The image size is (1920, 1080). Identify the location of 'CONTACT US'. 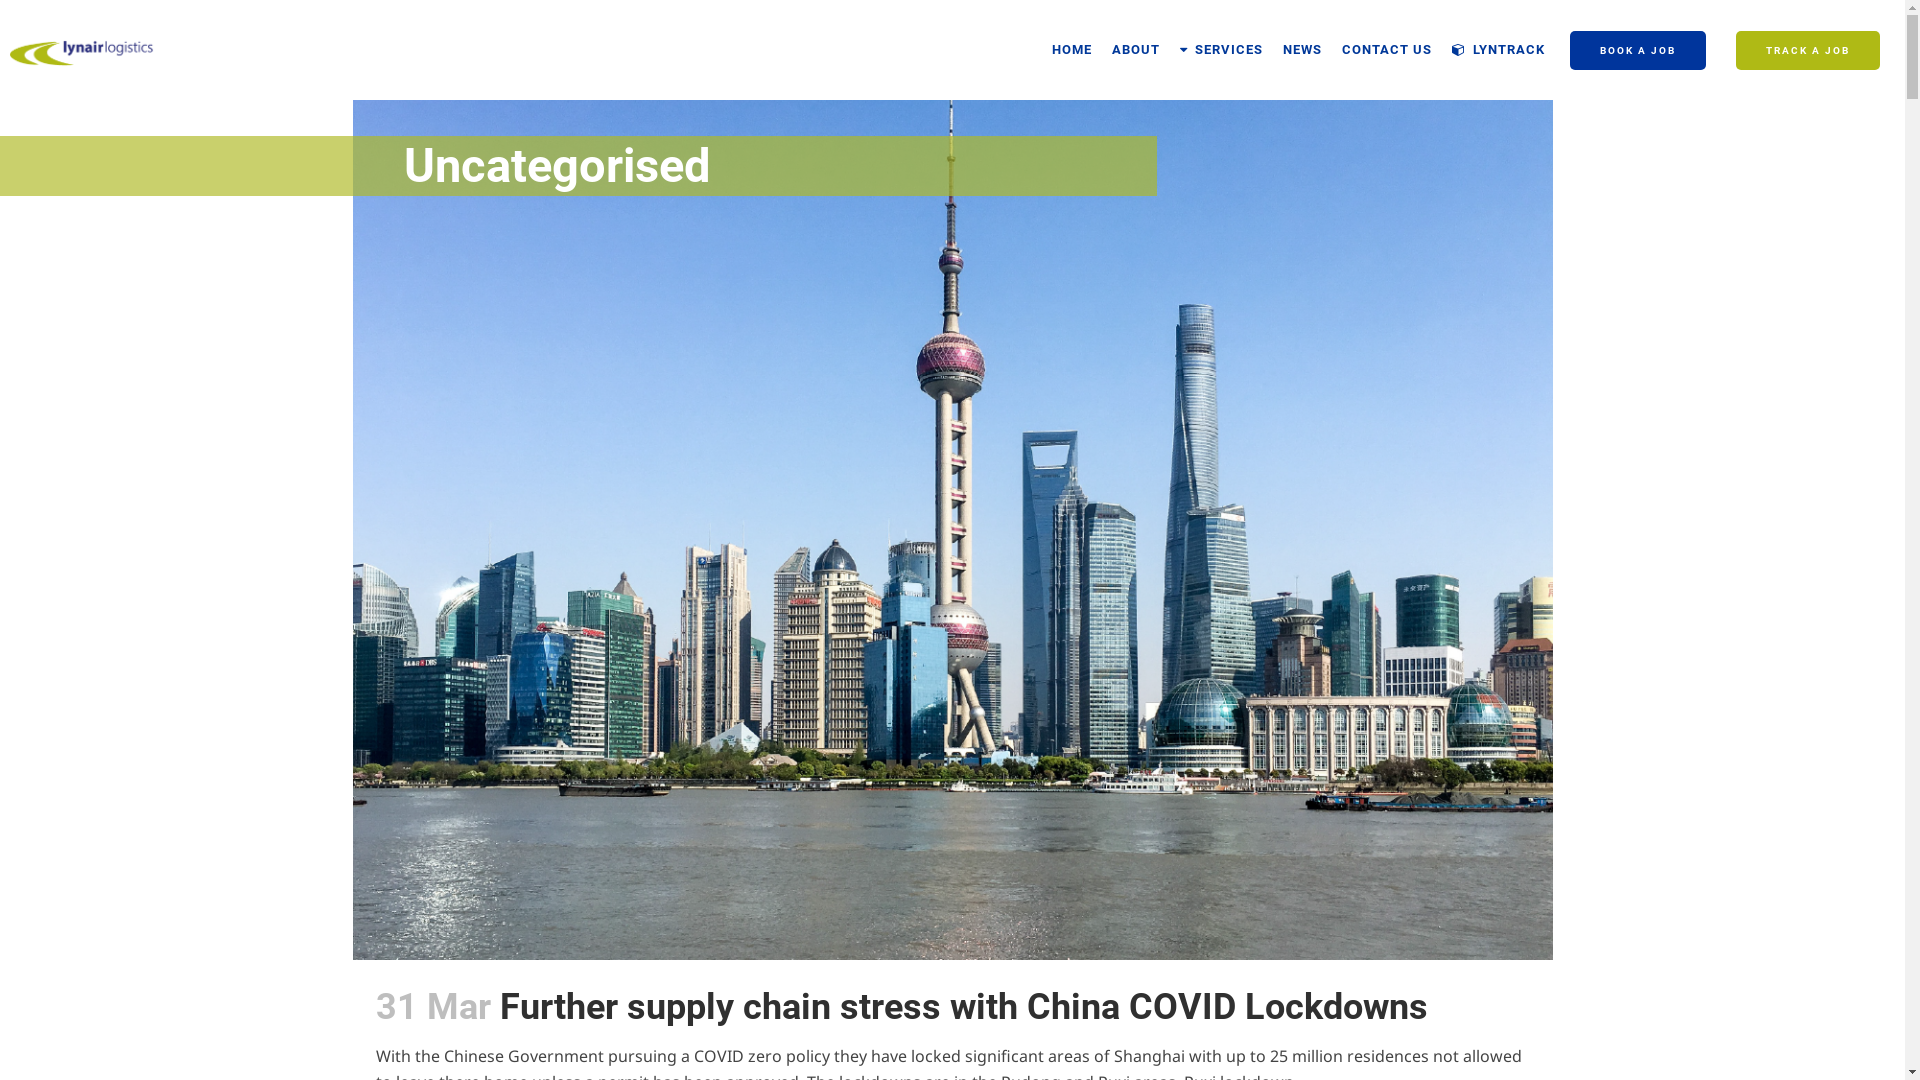
(1331, 49).